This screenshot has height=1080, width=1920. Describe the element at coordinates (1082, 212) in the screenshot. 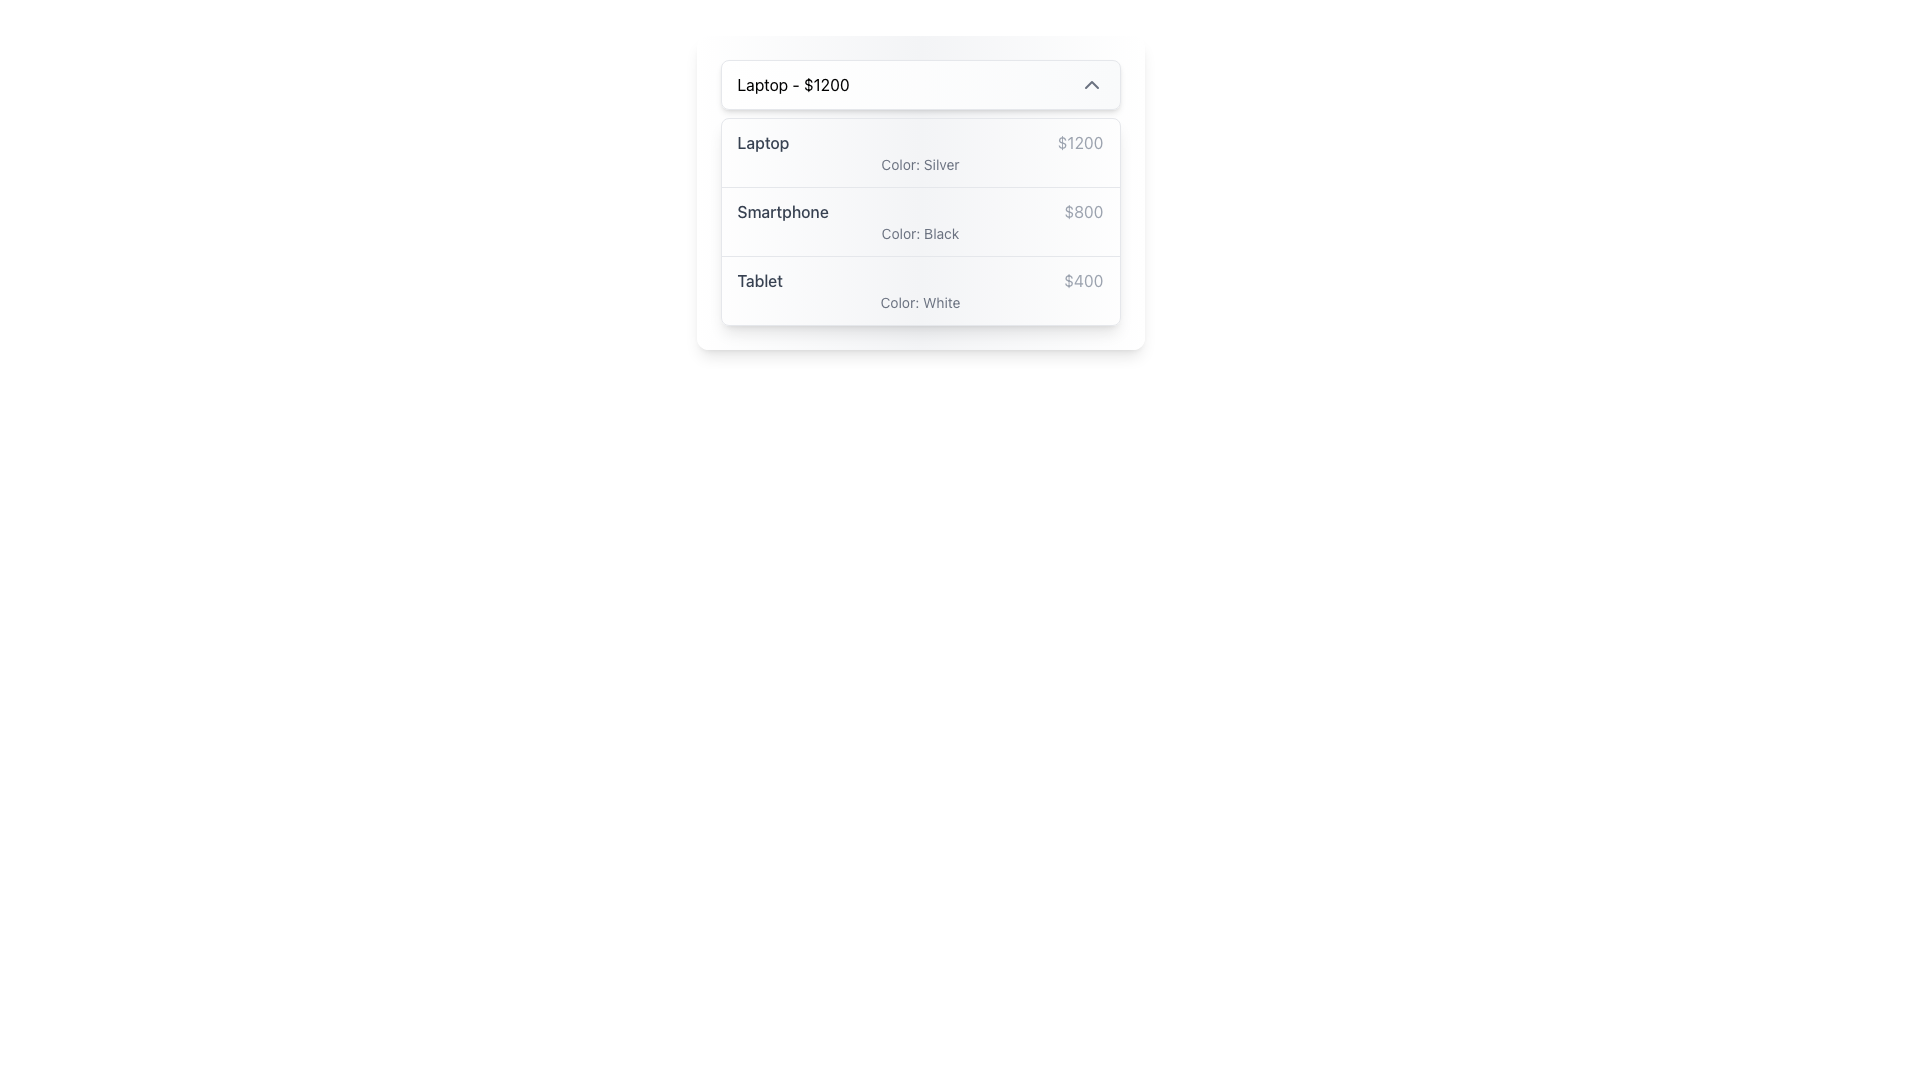

I see `the static text label displaying the price of the 'Smartphone' product, located at the end of the product information row` at that location.